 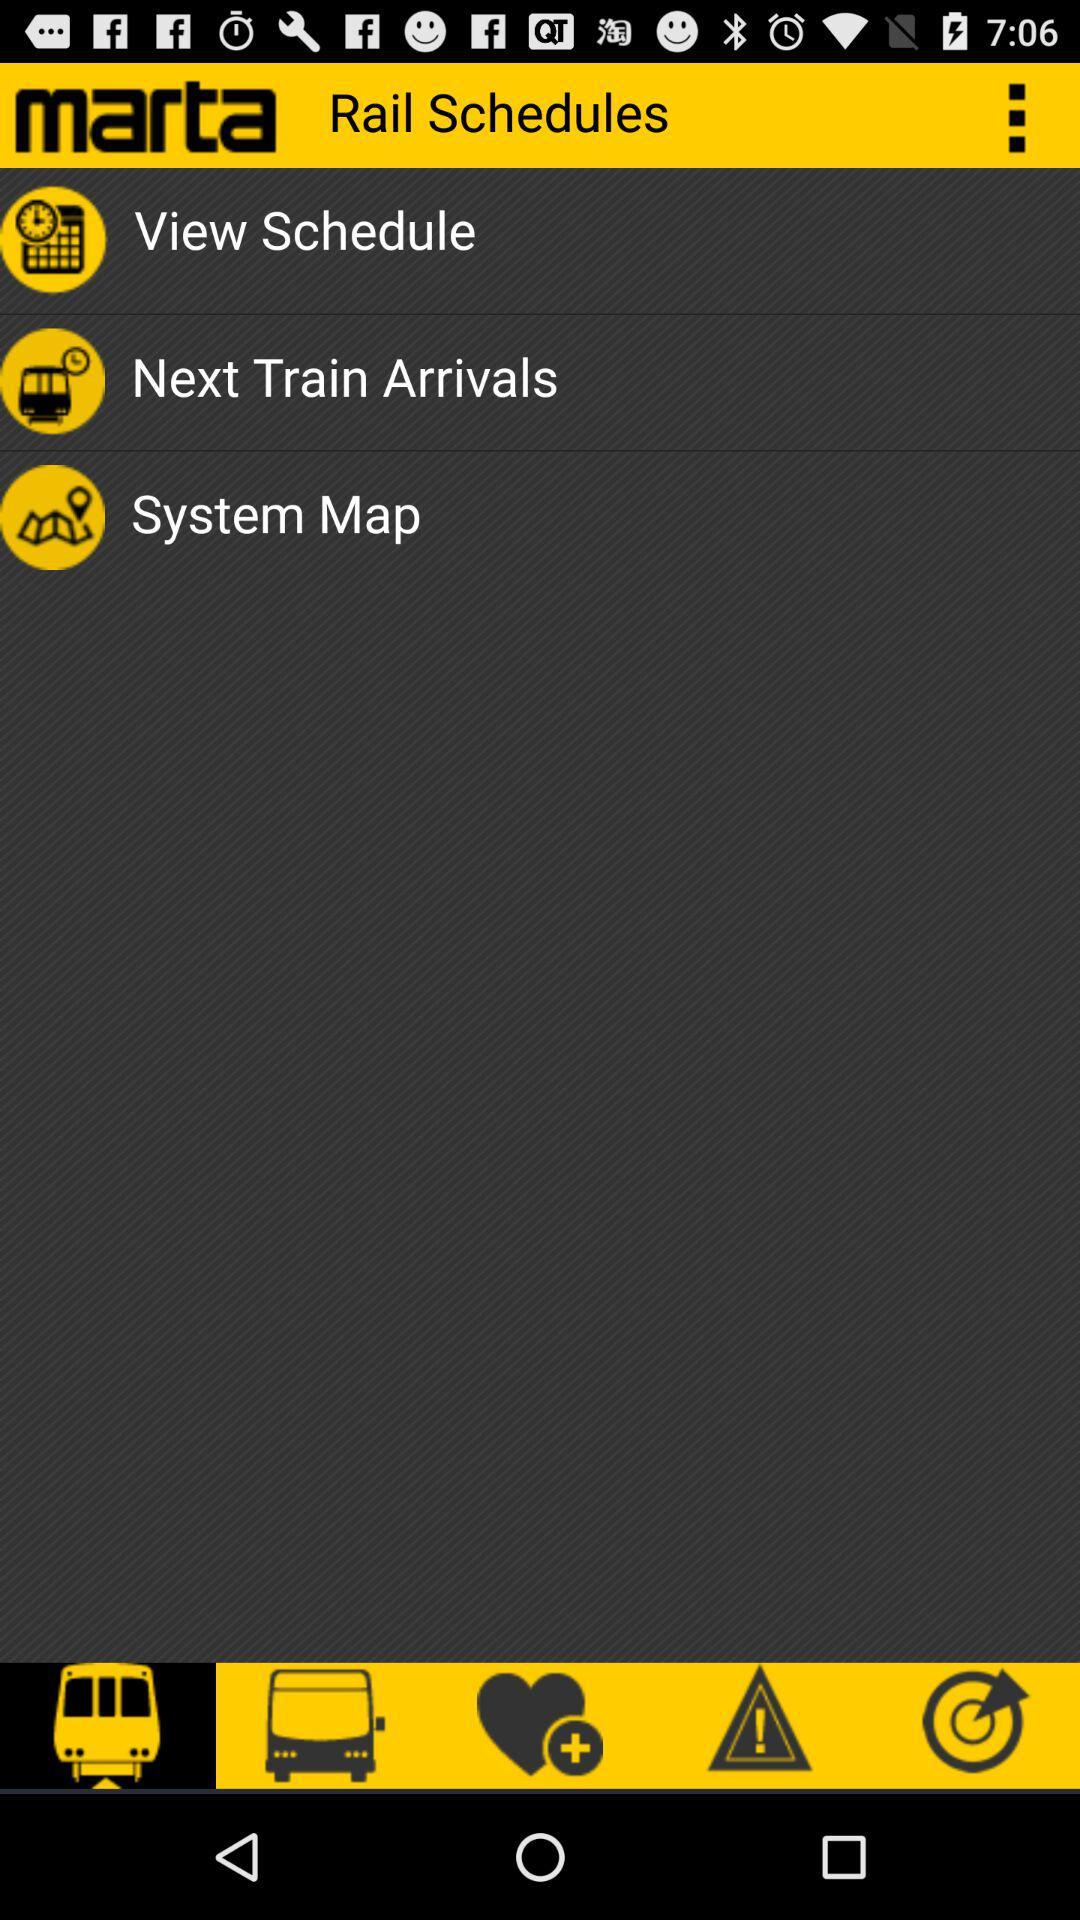 I want to click on the button which is right side of rail schedules, so click(x=1027, y=114).